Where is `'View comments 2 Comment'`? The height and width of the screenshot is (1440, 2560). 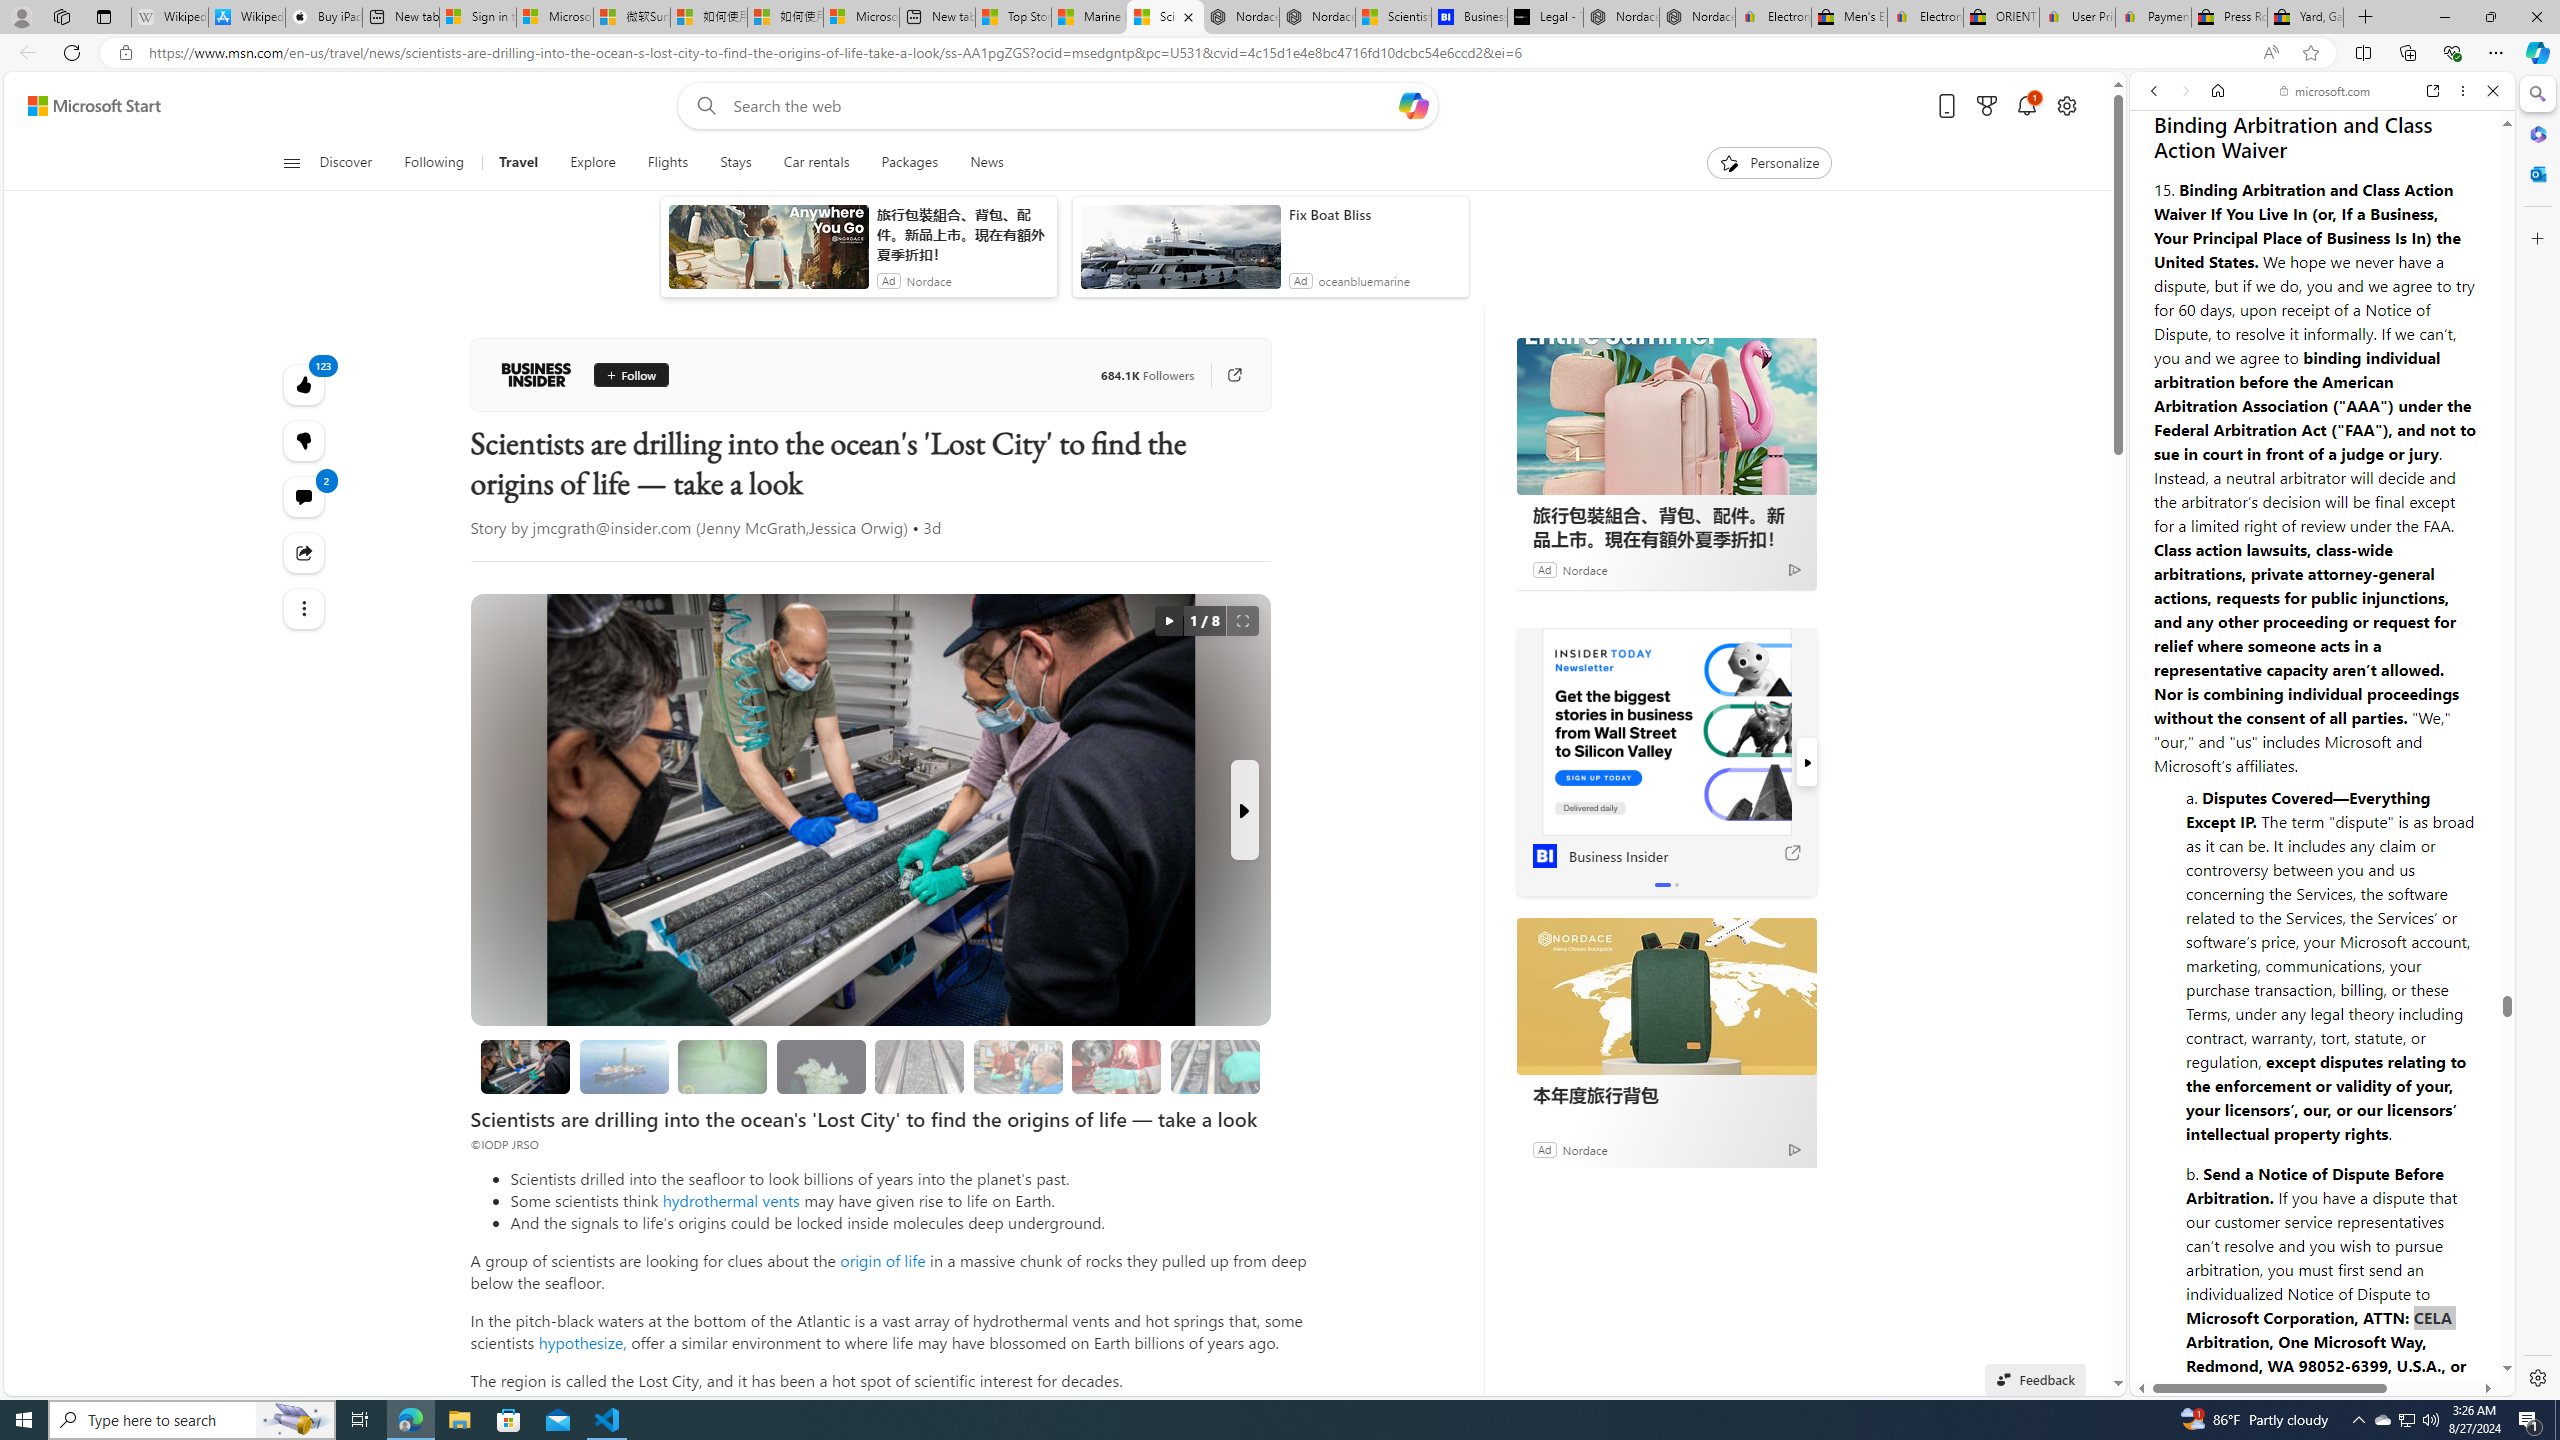 'View comments 2 Comment' is located at coordinates (303, 495).